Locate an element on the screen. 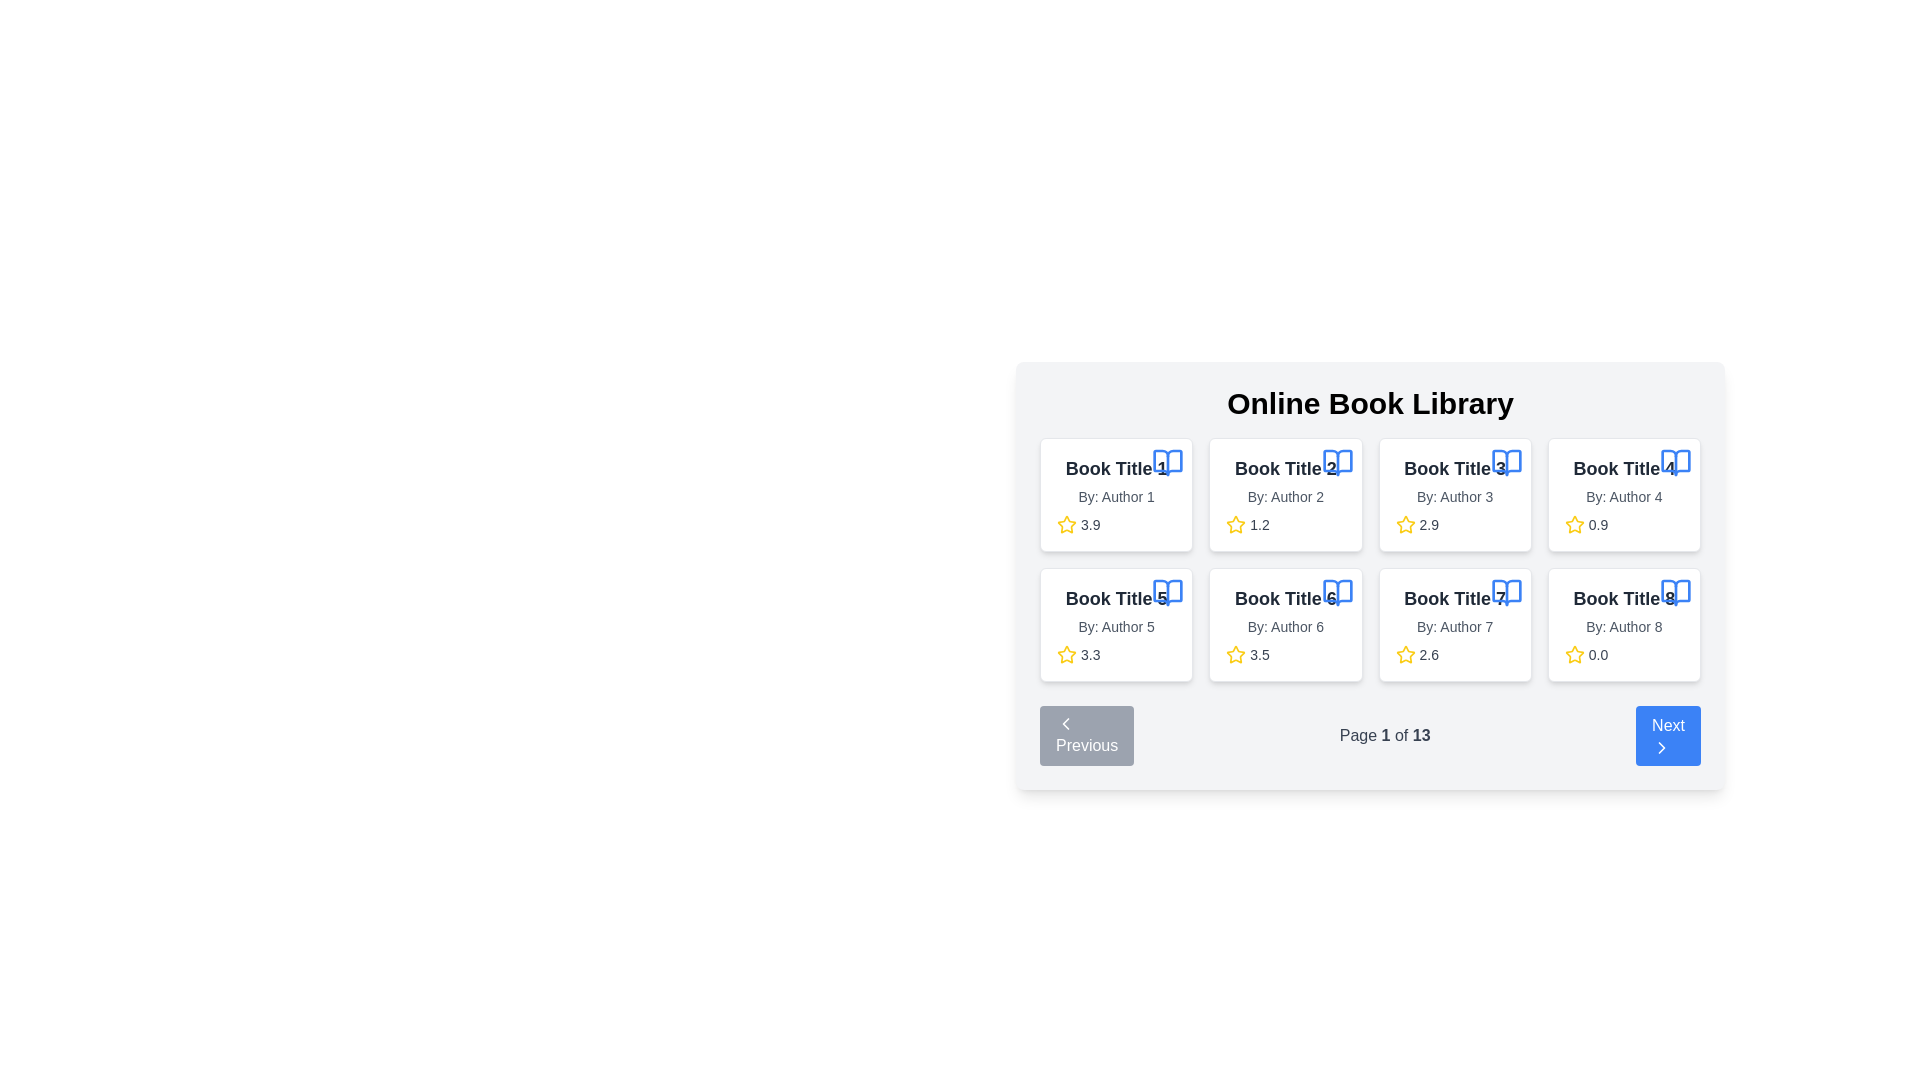 The height and width of the screenshot is (1080, 1920). the blue open book icon located in the top-right corner of the card for 'Book Title 6' is located at coordinates (1337, 592).